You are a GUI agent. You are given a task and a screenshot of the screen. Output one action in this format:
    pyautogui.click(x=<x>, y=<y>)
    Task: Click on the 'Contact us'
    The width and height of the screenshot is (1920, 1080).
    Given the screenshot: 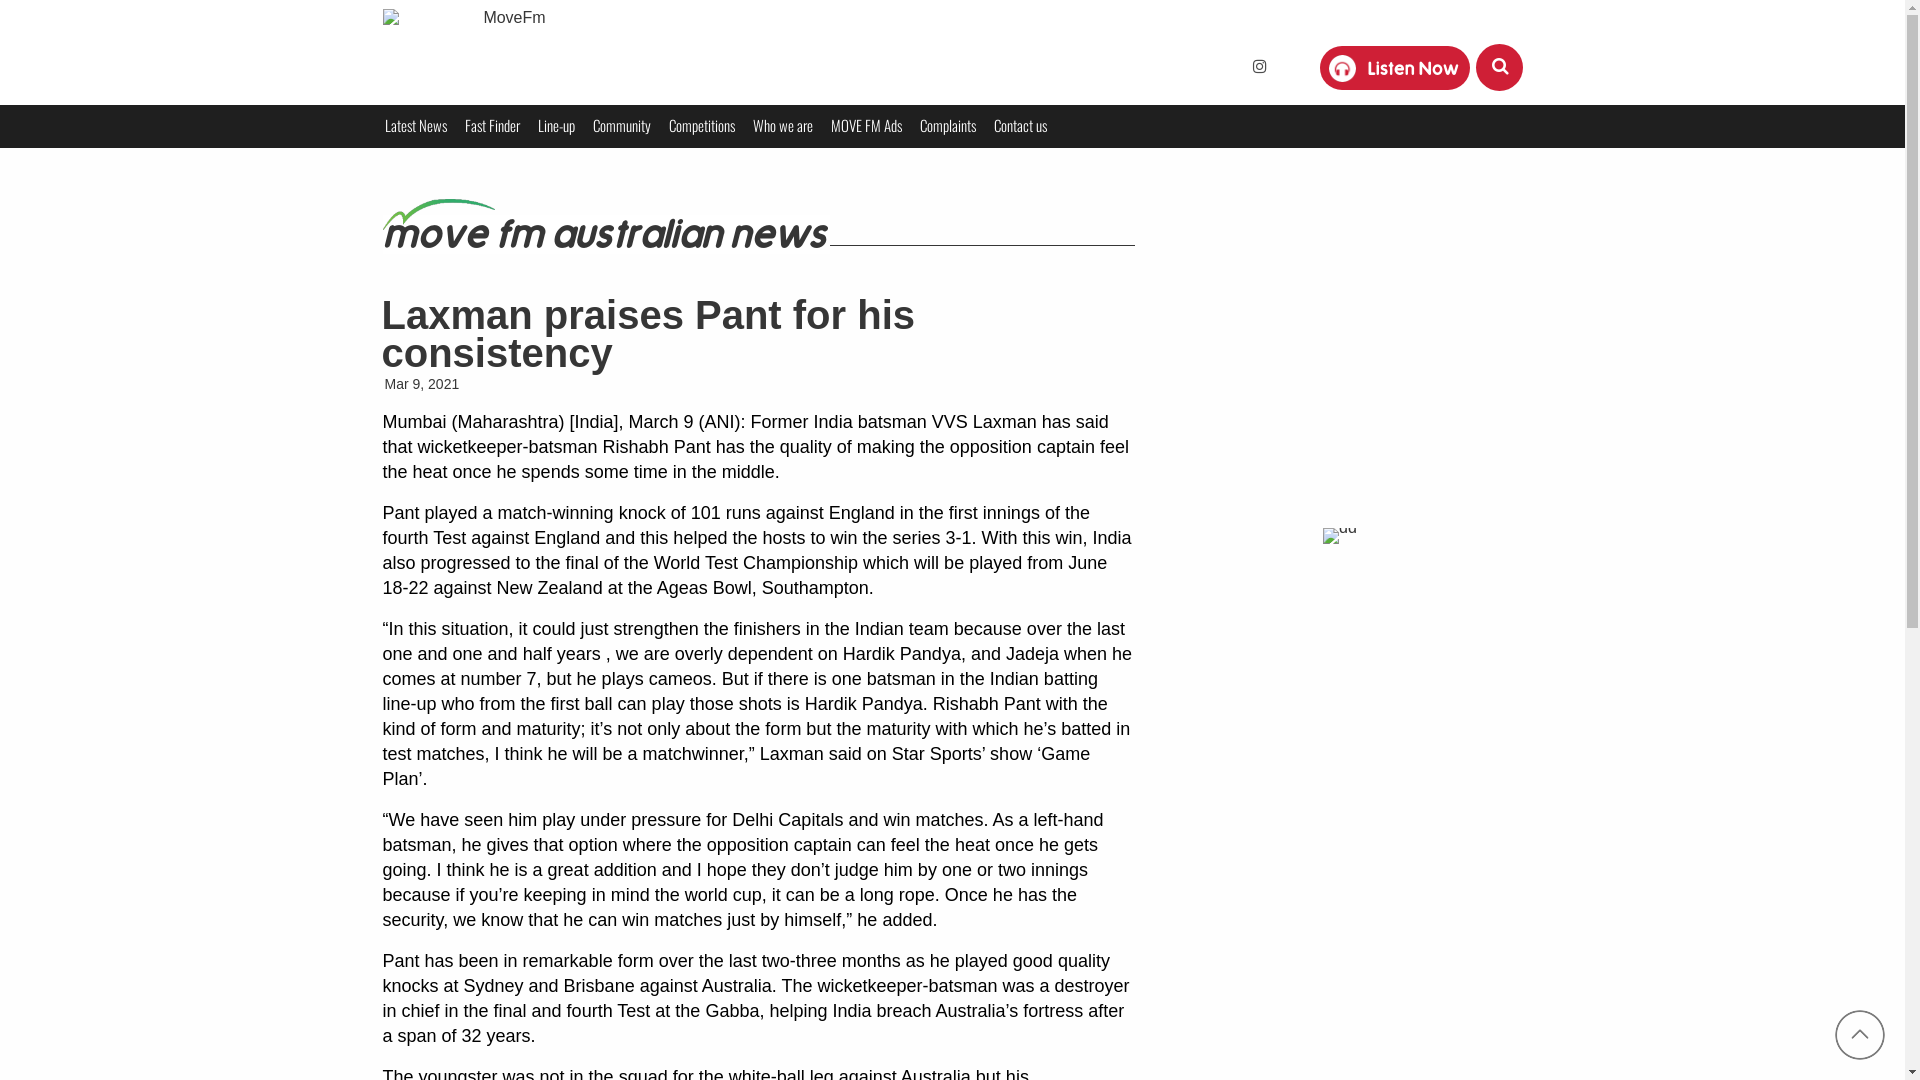 What is the action you would take?
    pyautogui.click(x=1019, y=126)
    